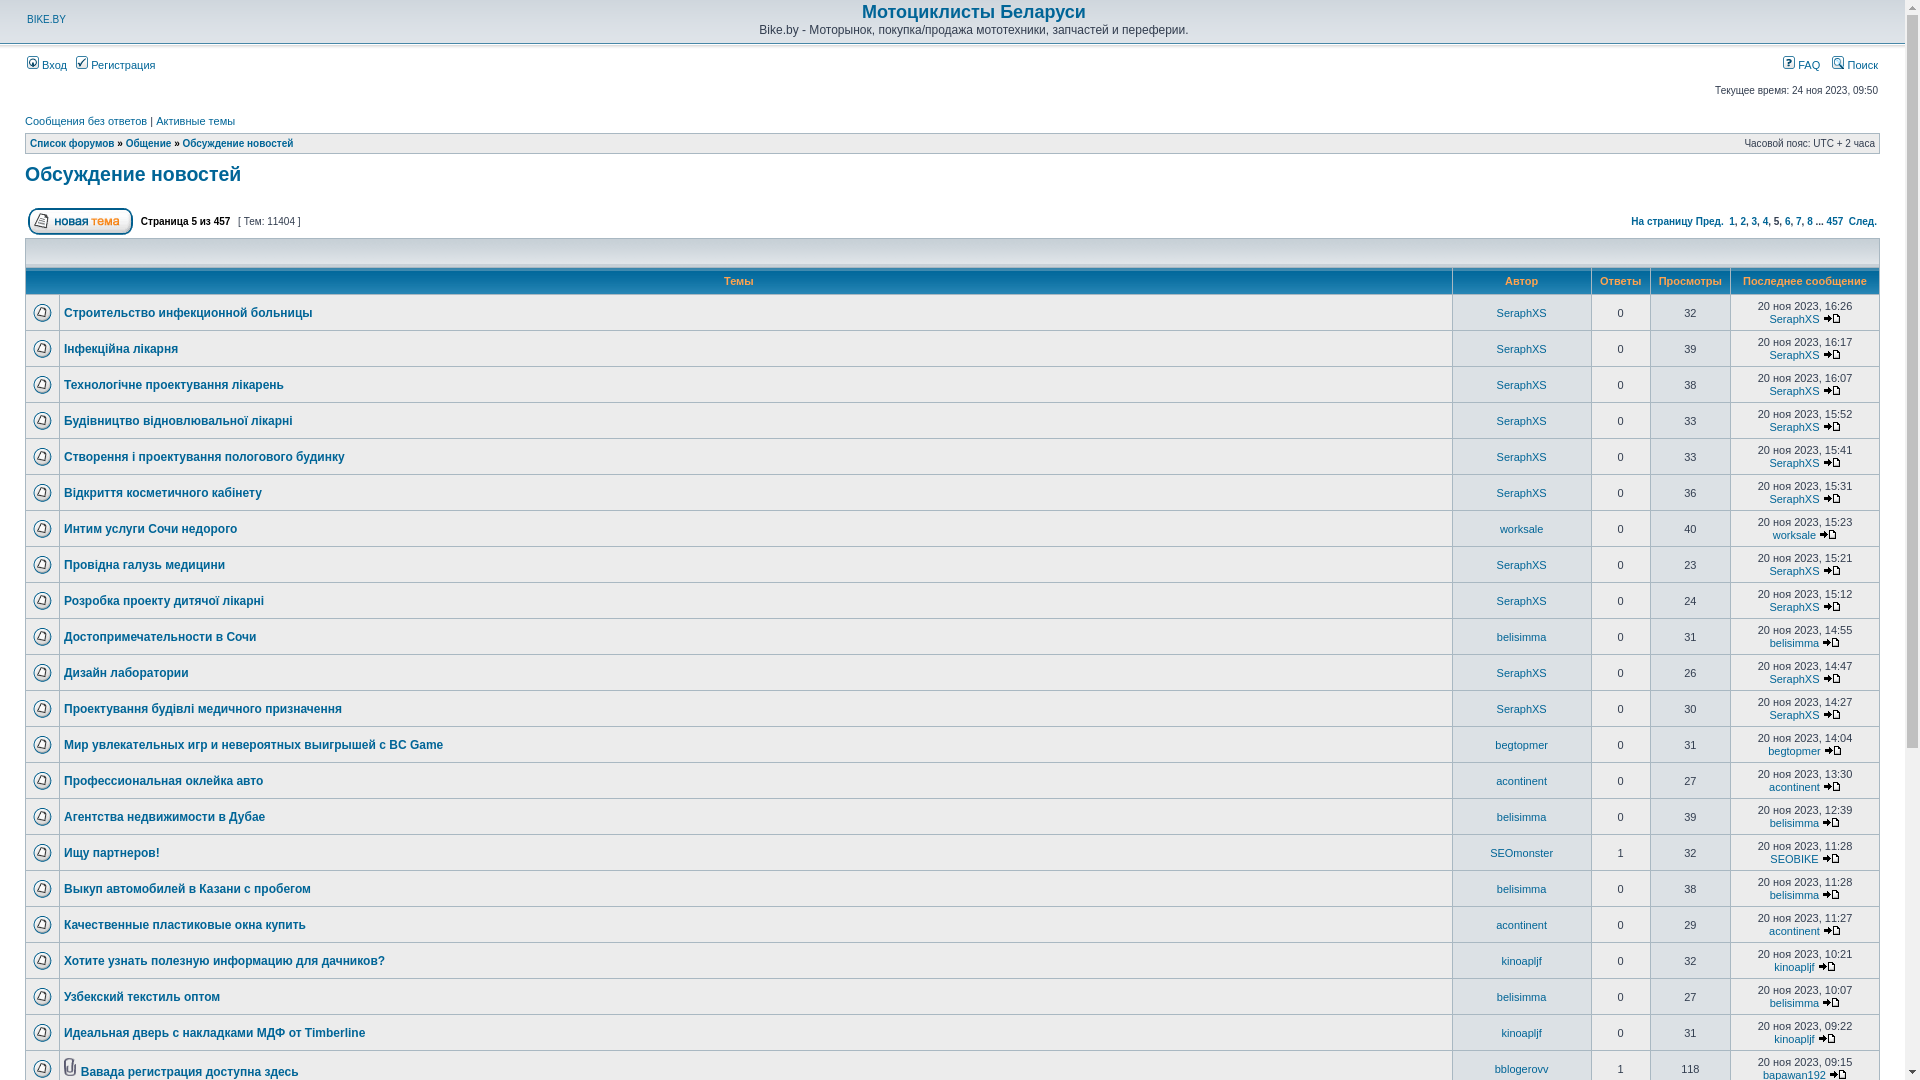  Describe the element at coordinates (1809, 221) in the screenshot. I see `'8'` at that location.